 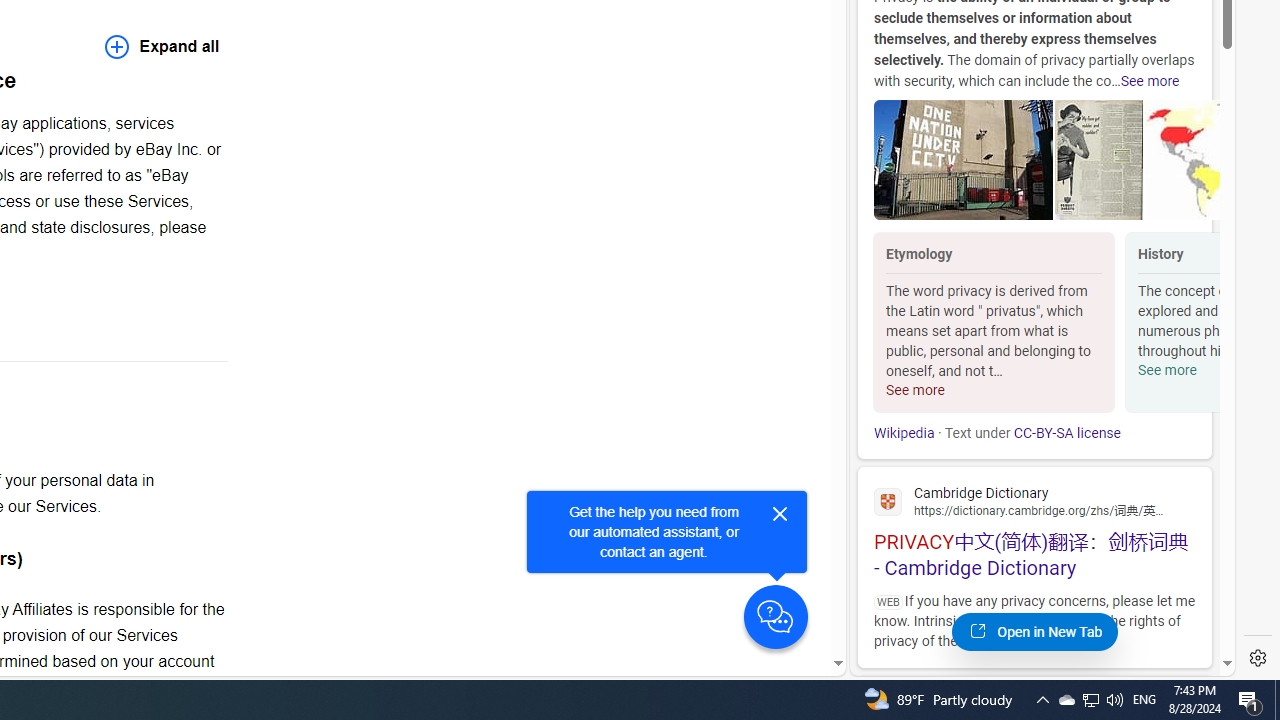 I want to click on 'Global web icon', so click(x=887, y=500).